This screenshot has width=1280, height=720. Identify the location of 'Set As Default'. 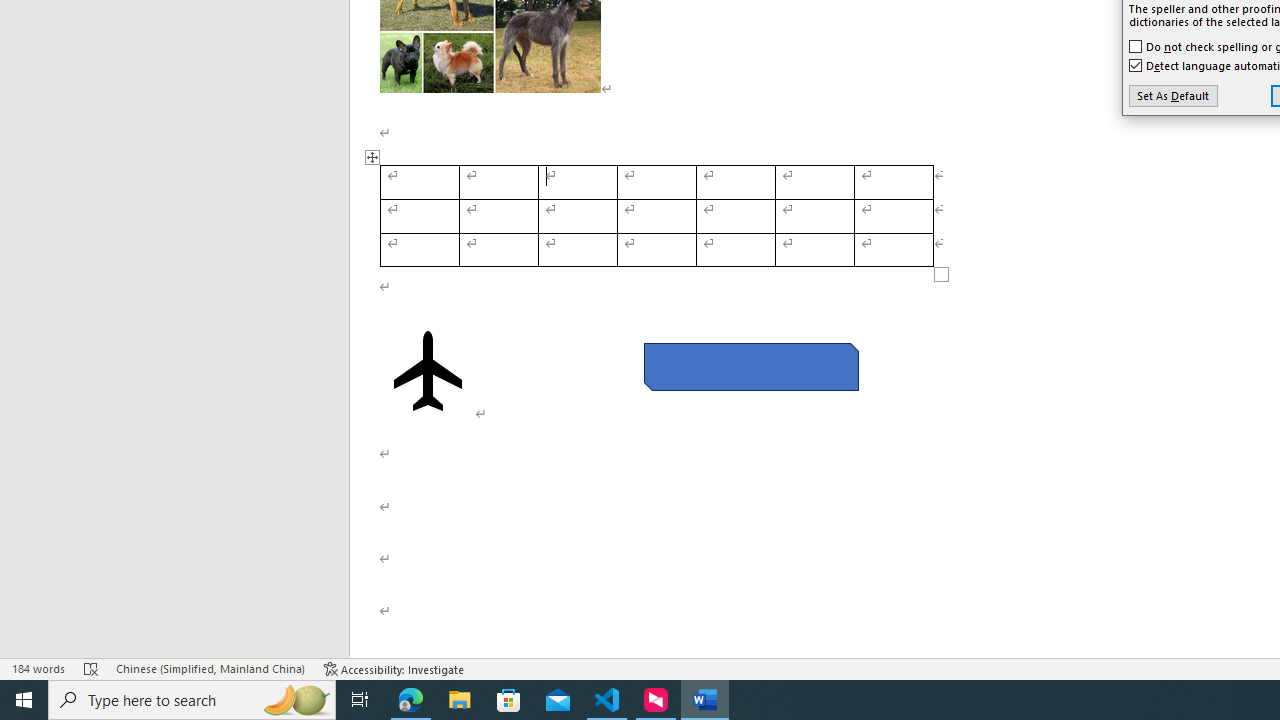
(1173, 96).